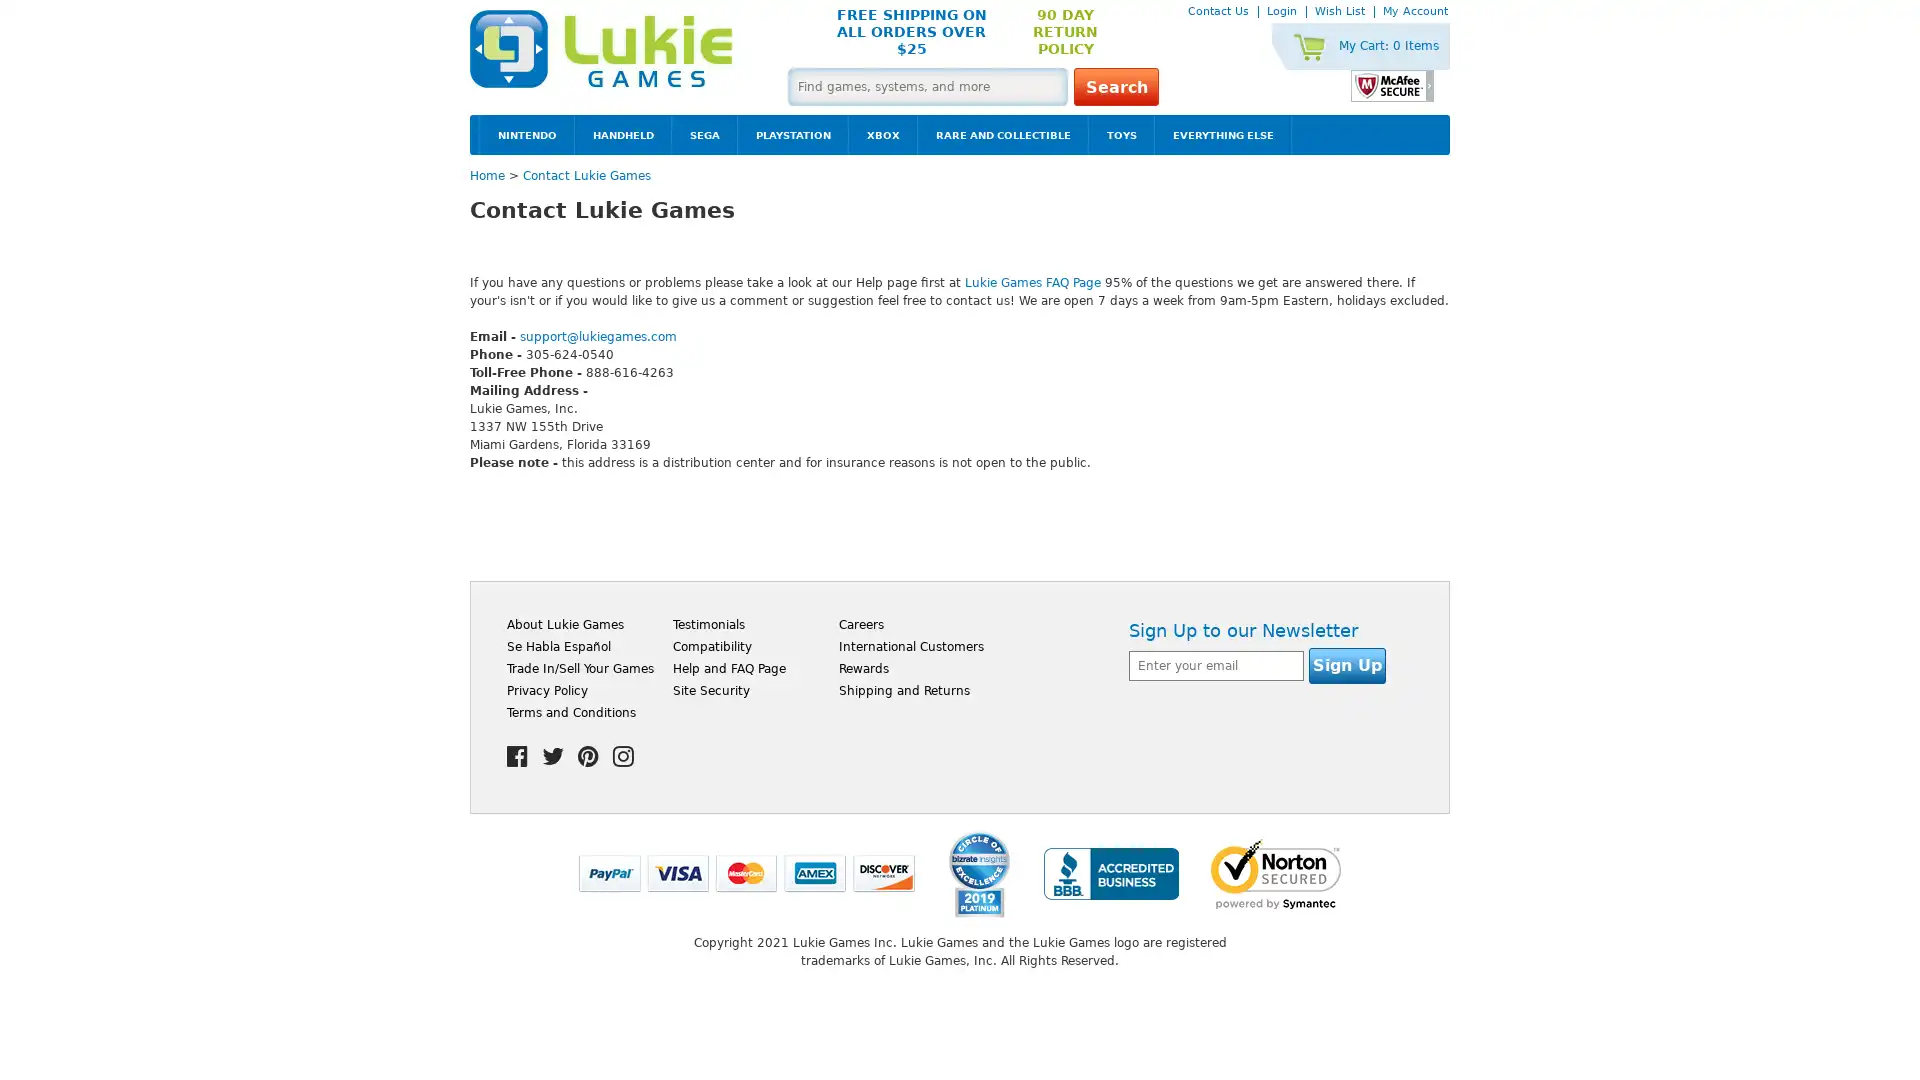 The image size is (1920, 1080). I want to click on Sign Up, so click(1347, 666).